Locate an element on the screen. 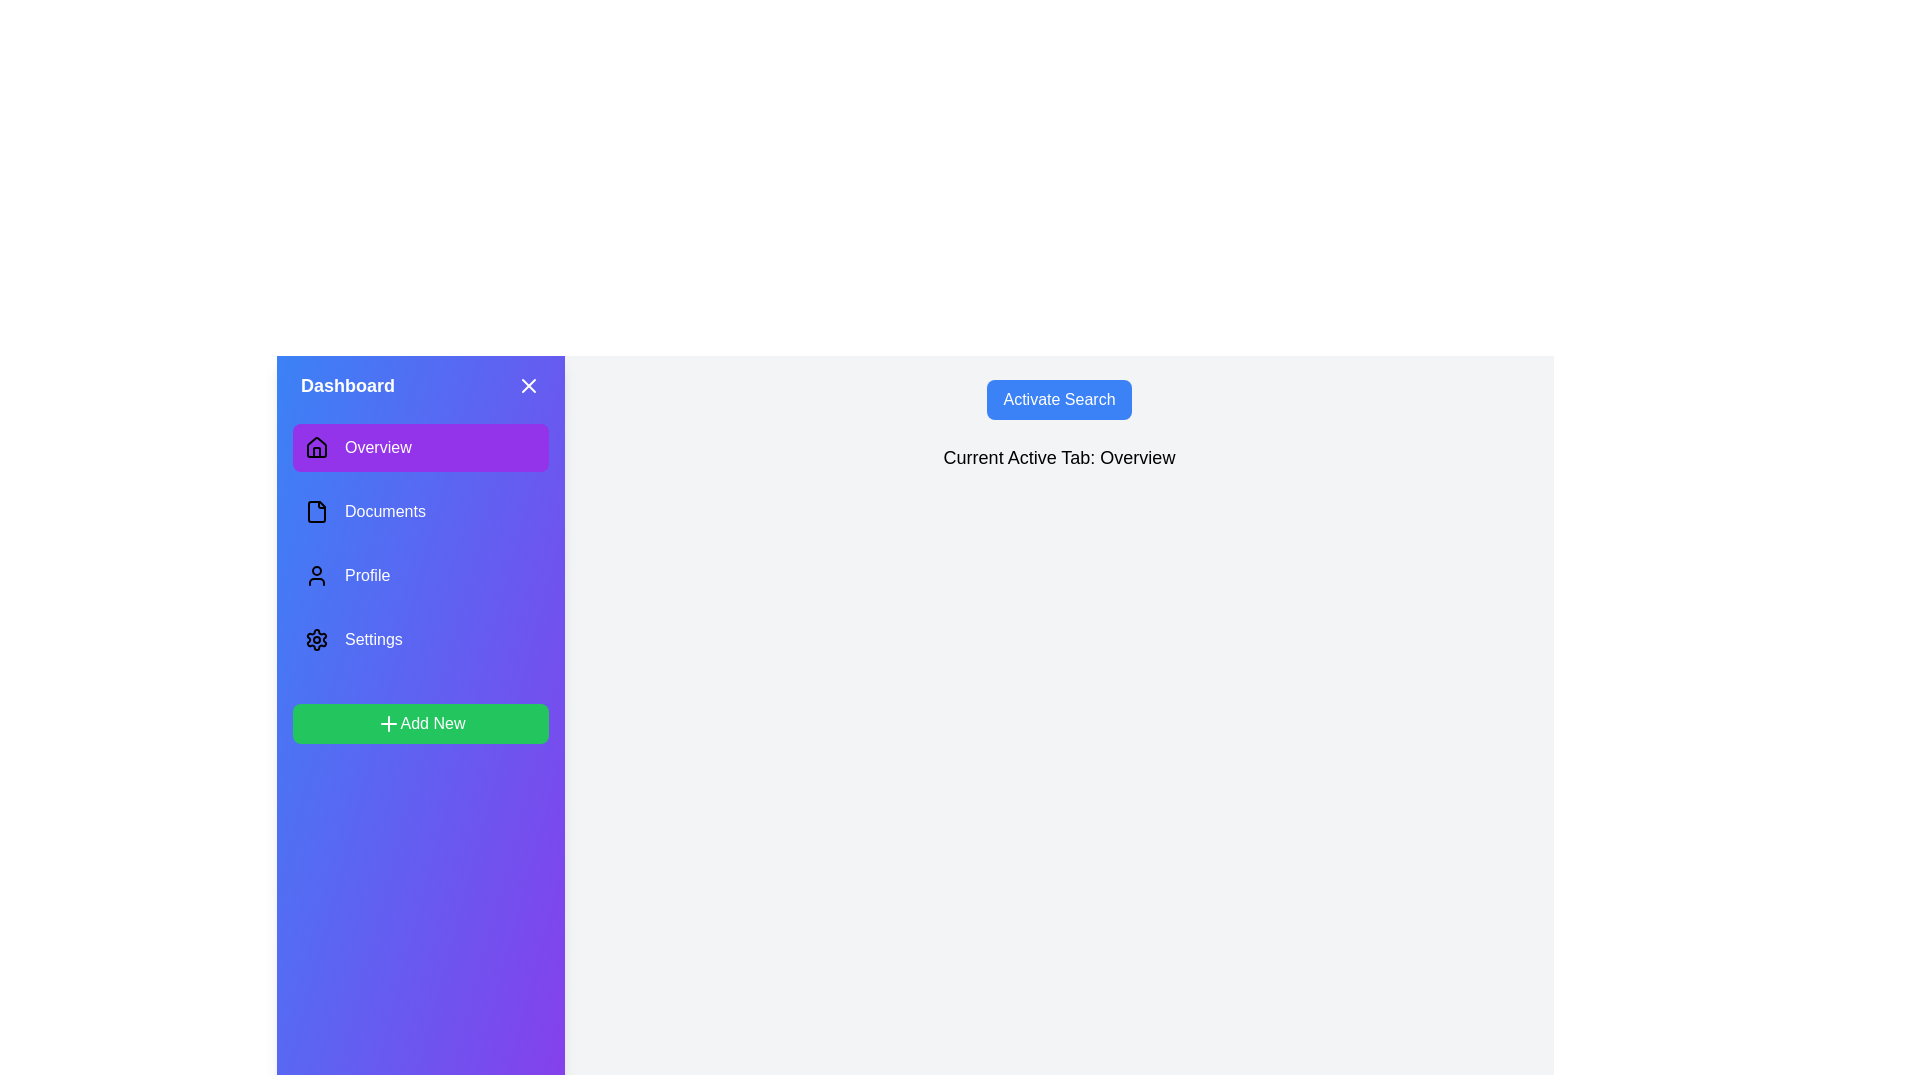 The height and width of the screenshot is (1080, 1920). the settings icon, which is a cogwheel shape located in the sidebar menu next to the text labeled 'Settings' is located at coordinates (315, 640).